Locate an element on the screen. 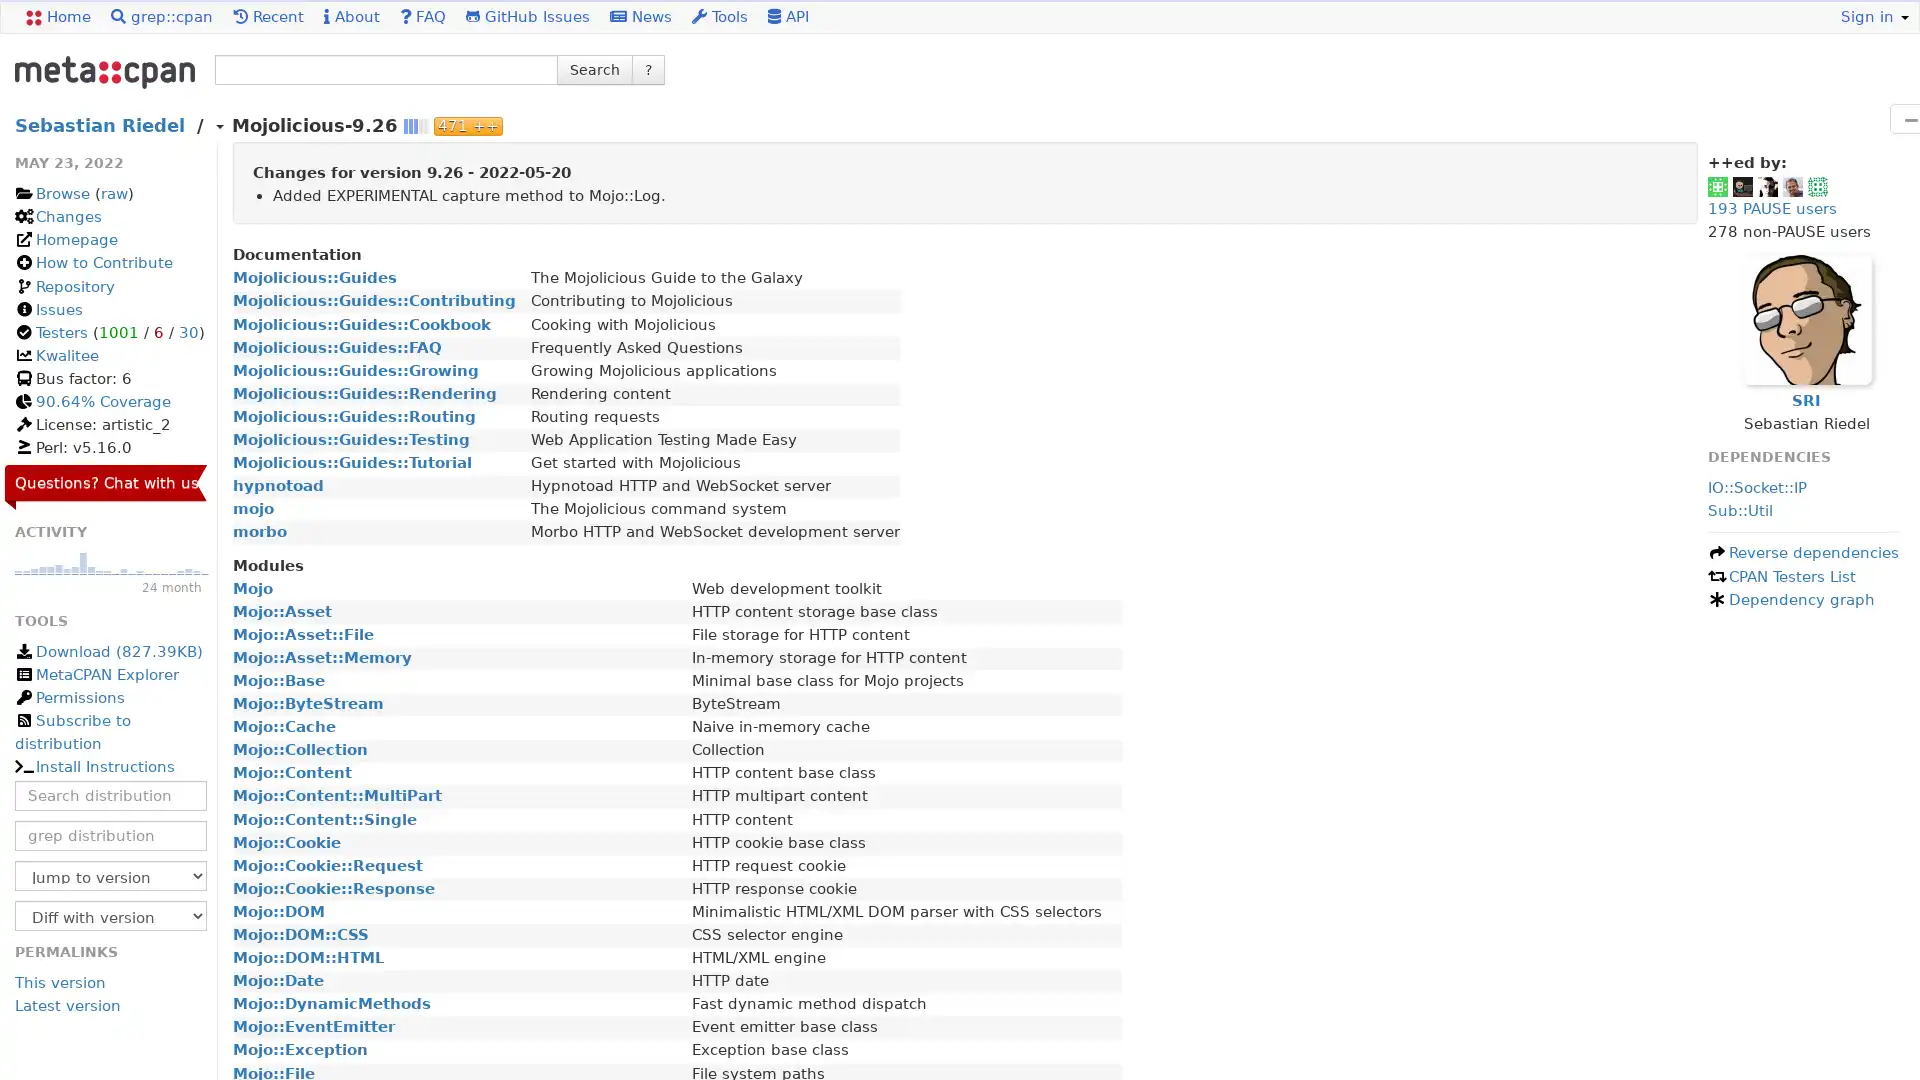 The height and width of the screenshot is (1080, 1920). ? is located at coordinates (648, 68).